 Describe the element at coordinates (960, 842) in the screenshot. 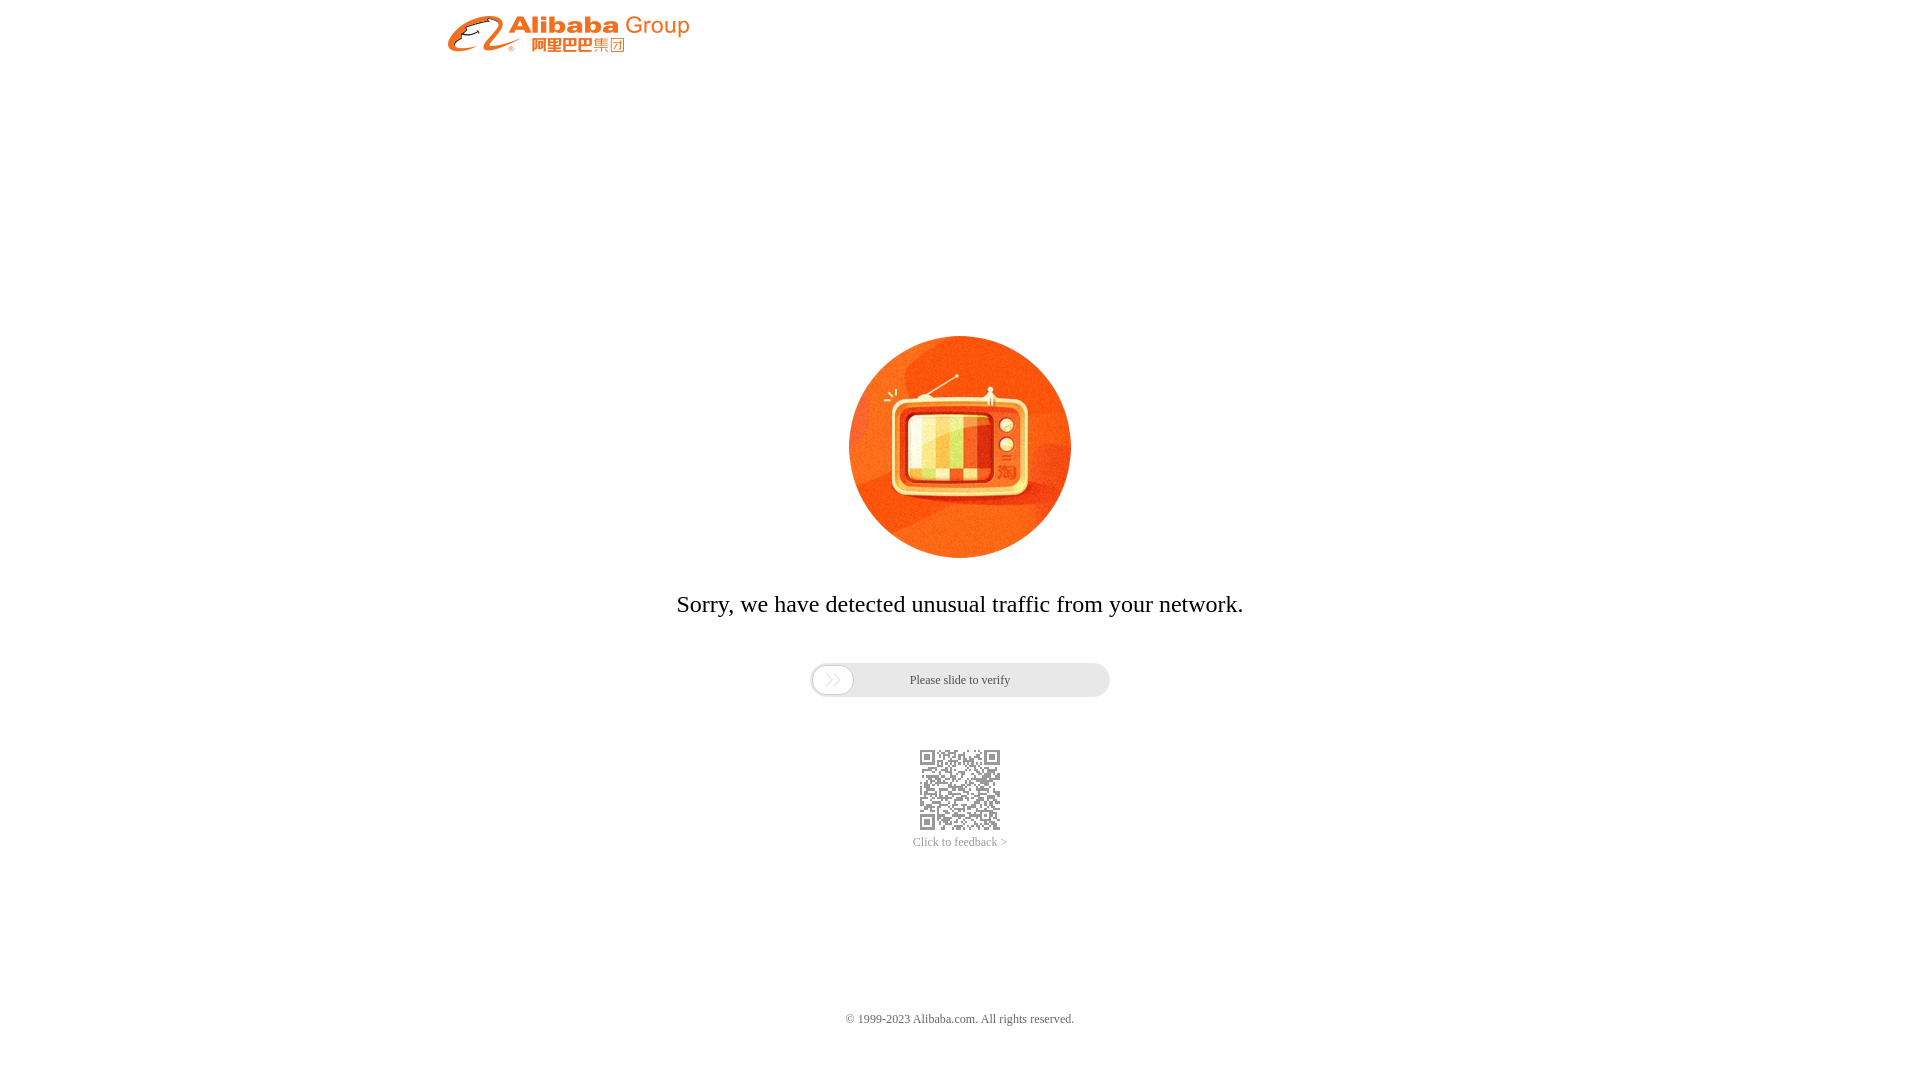

I see `'Click to feedback >'` at that location.